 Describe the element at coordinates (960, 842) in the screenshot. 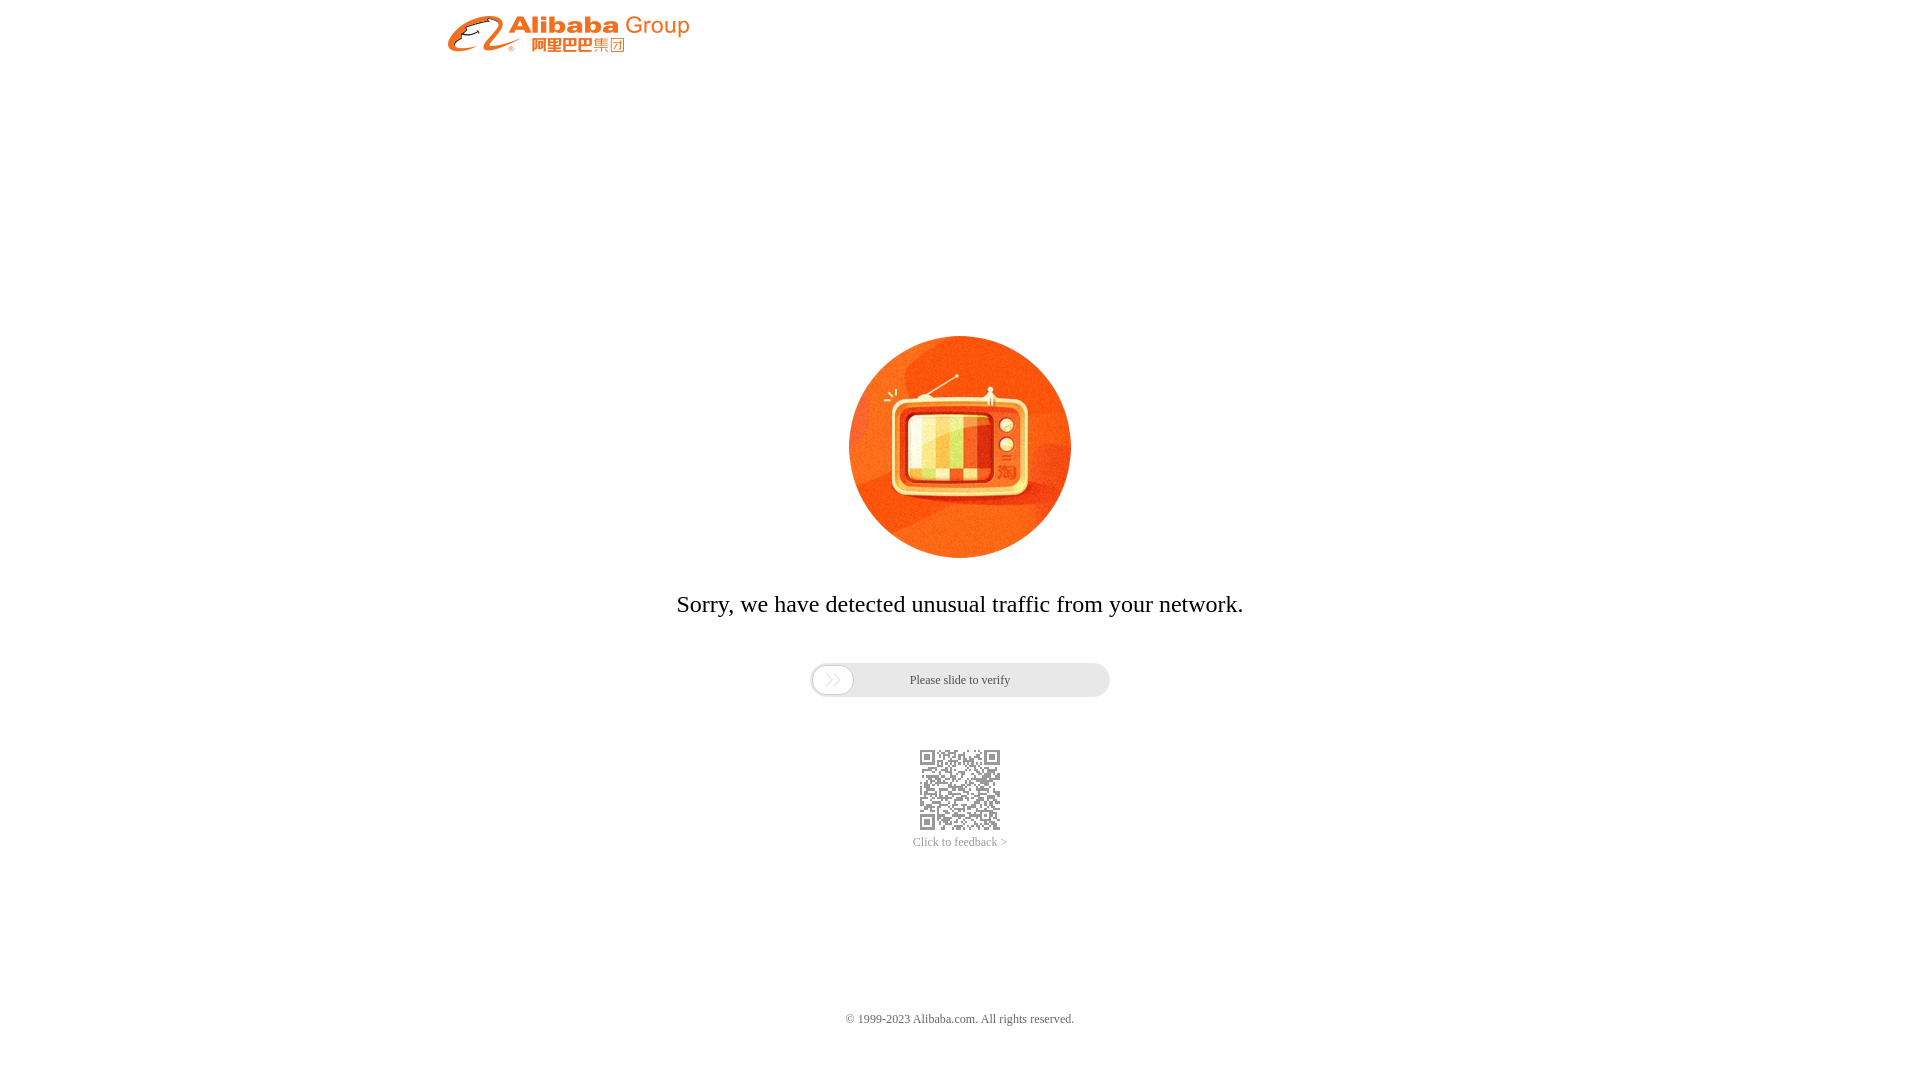

I see `'Click to feedback >'` at that location.